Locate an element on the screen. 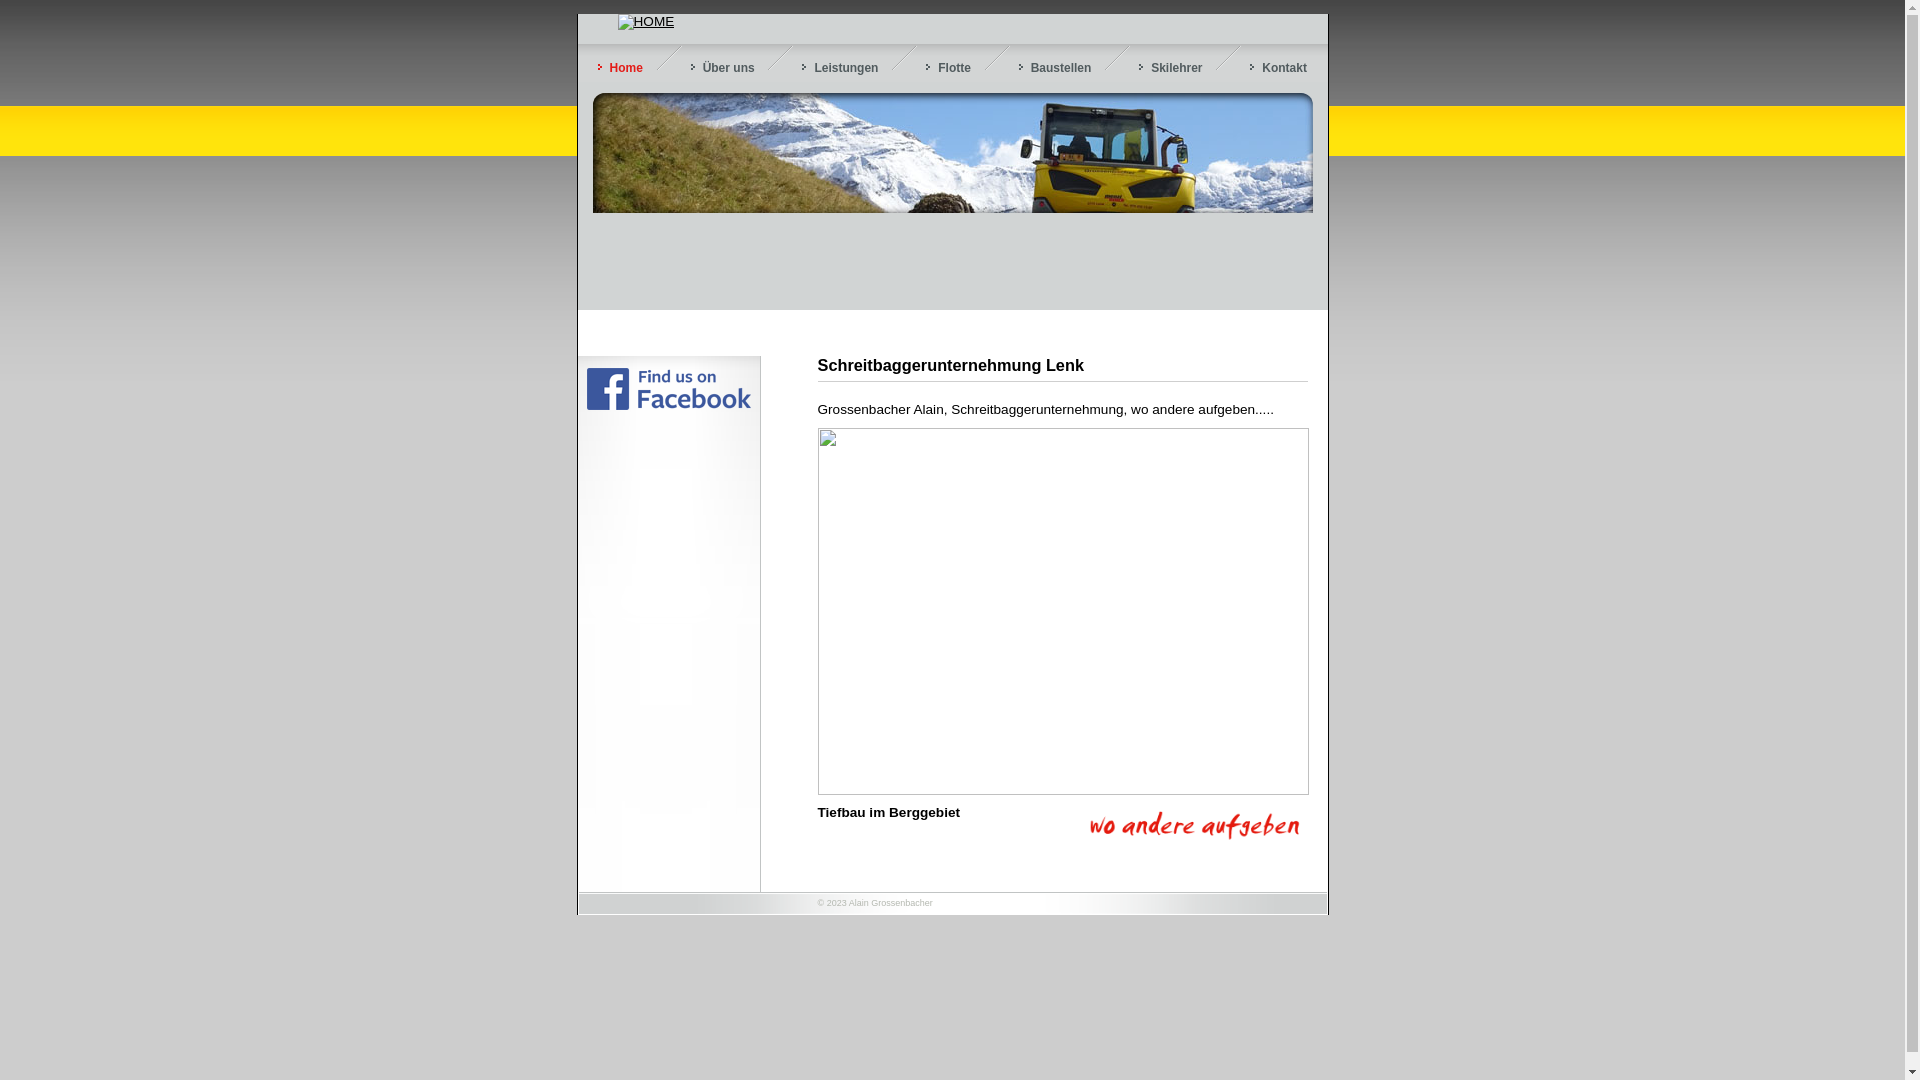  'Home' is located at coordinates (619, 67).